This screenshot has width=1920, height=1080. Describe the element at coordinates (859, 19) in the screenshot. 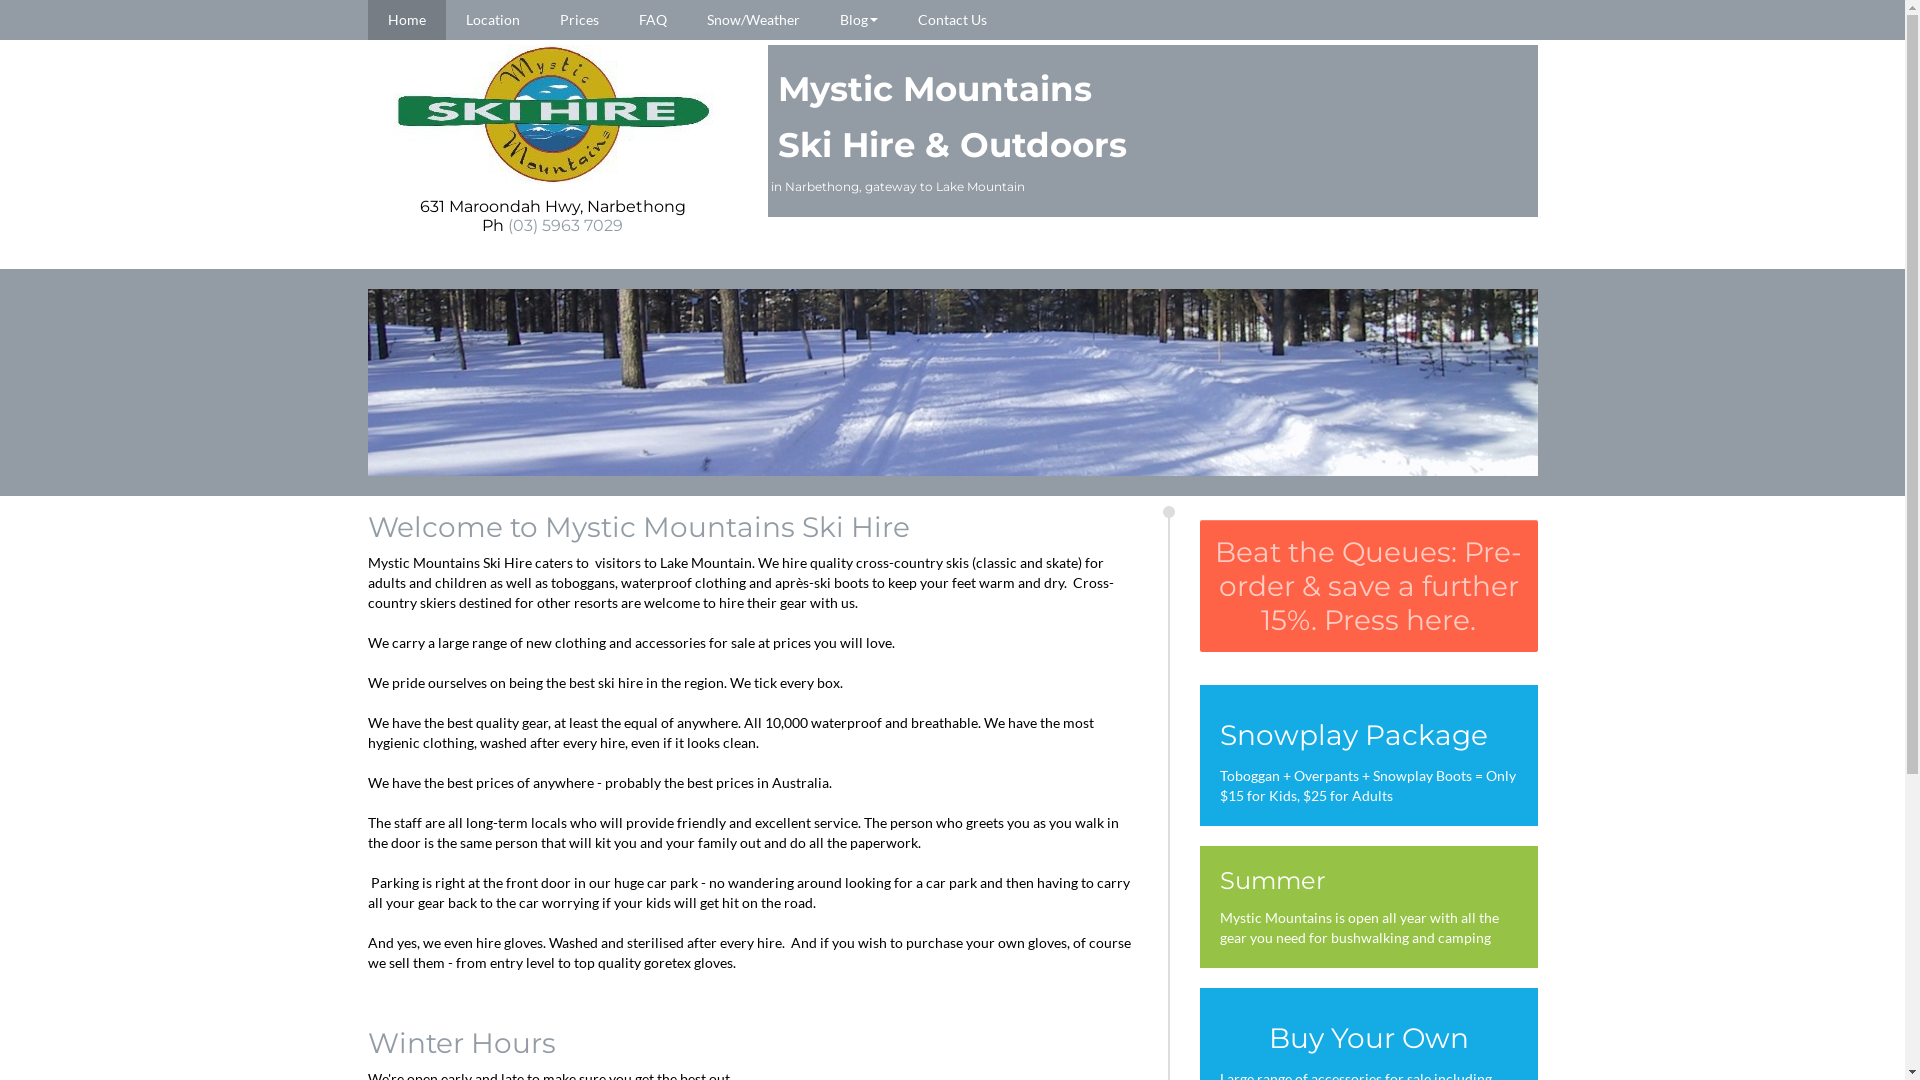

I see `'Blog'` at that location.